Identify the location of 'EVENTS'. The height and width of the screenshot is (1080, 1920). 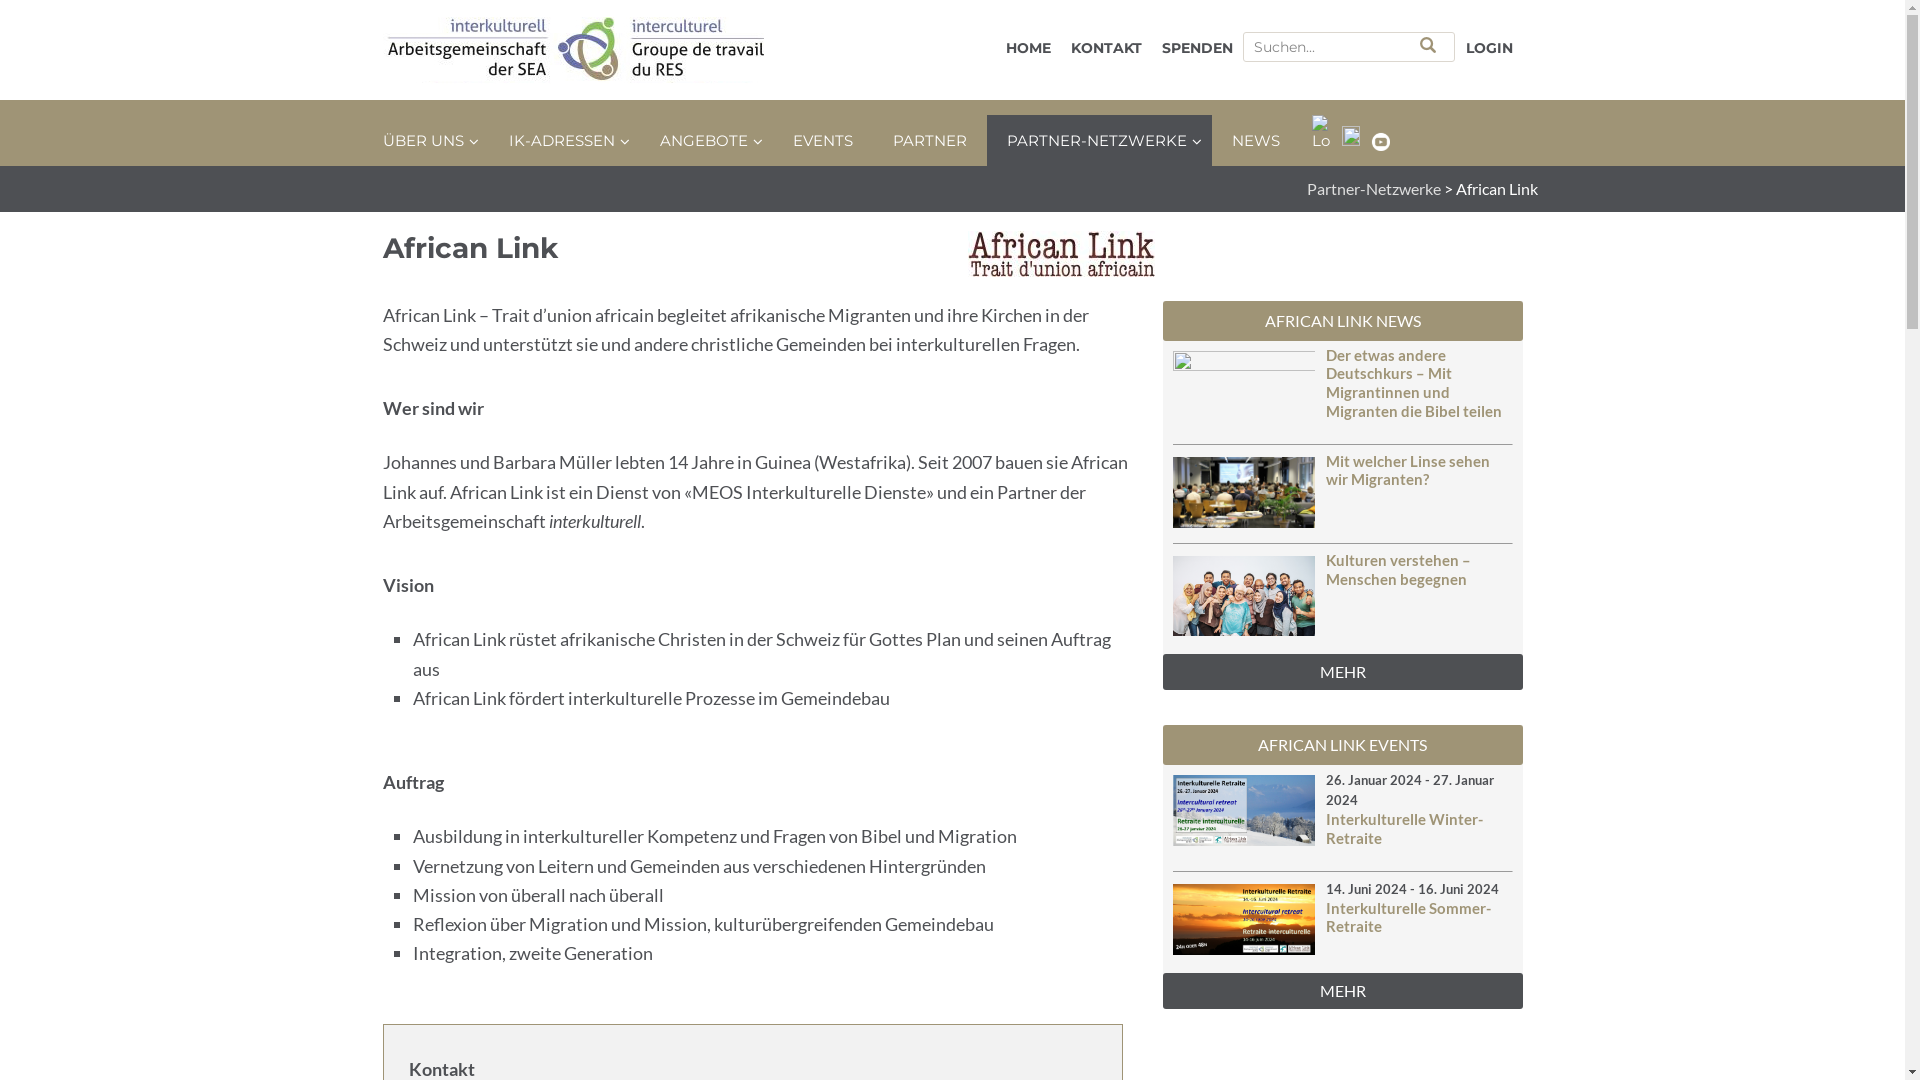
(821, 139).